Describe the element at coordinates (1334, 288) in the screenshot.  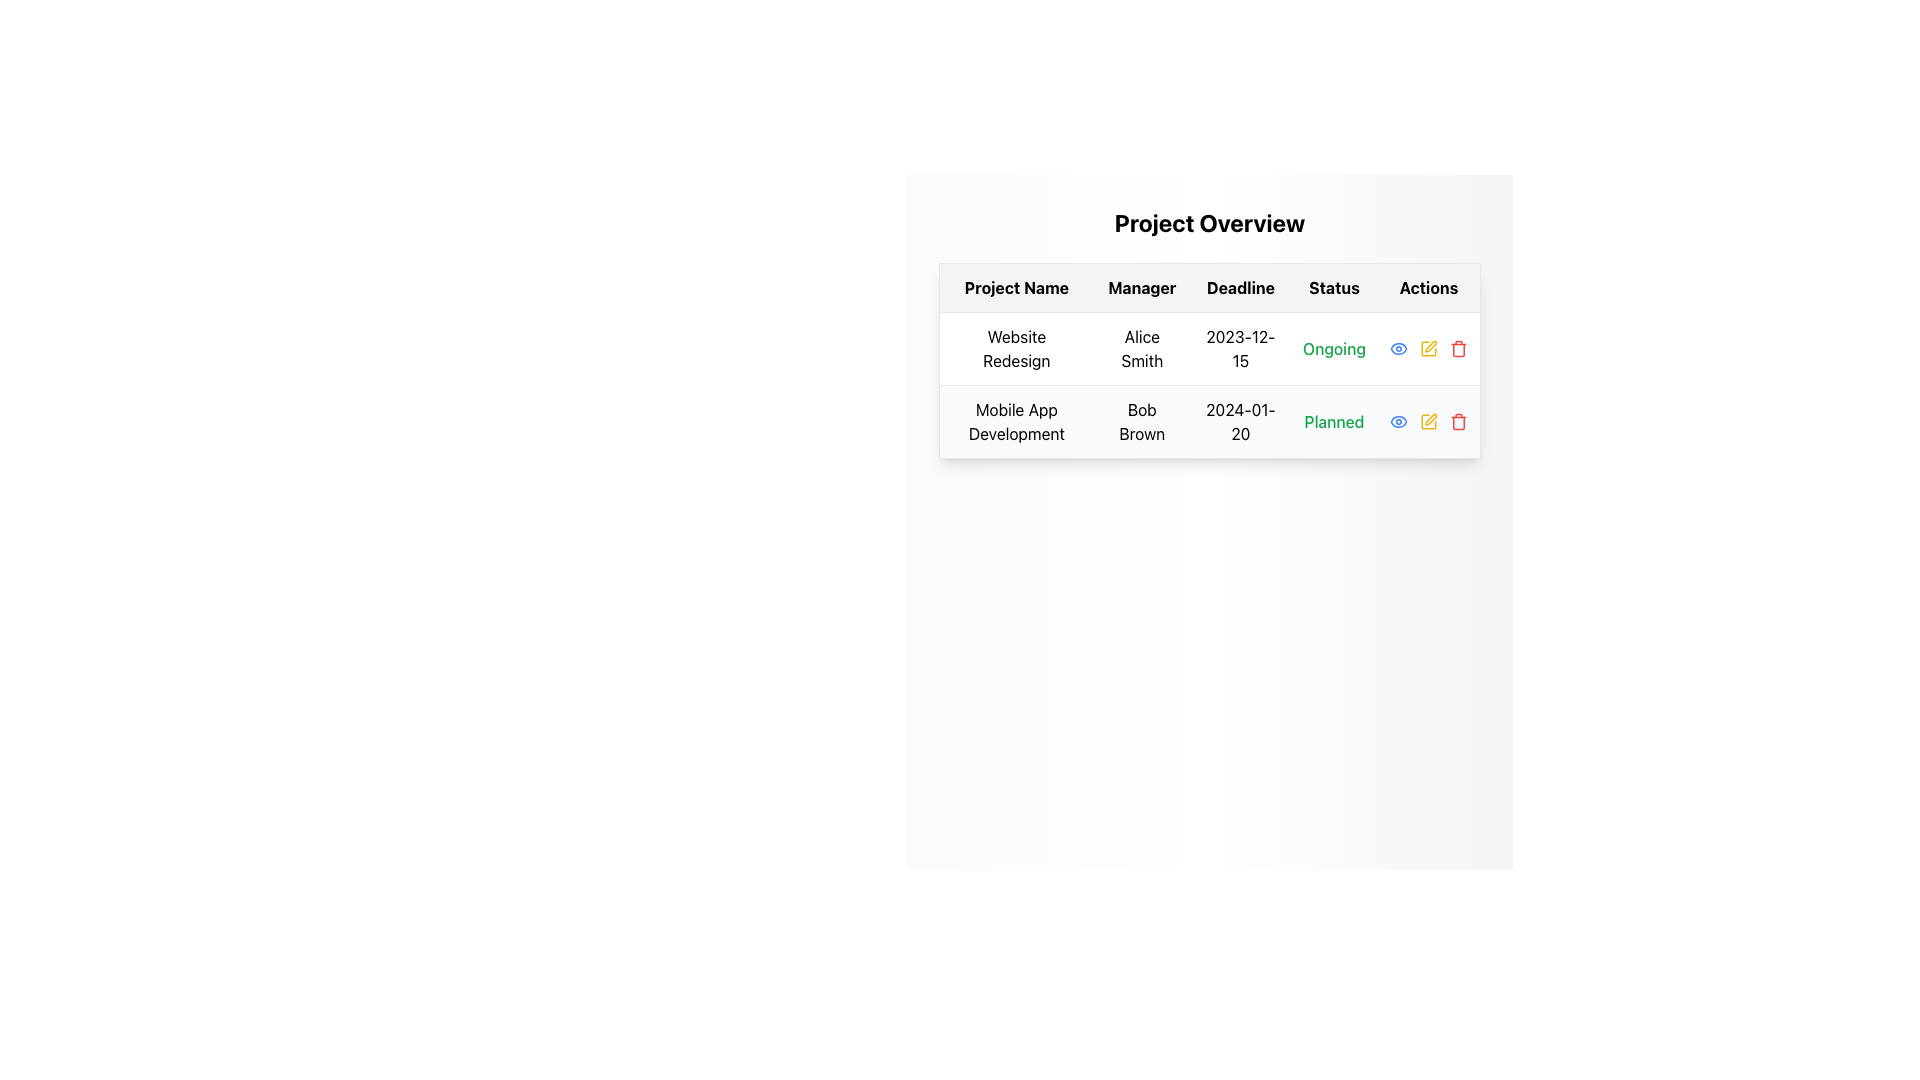
I see `the 'Status' header label in the table, which is the fourth column title and provides reference for status values` at that location.